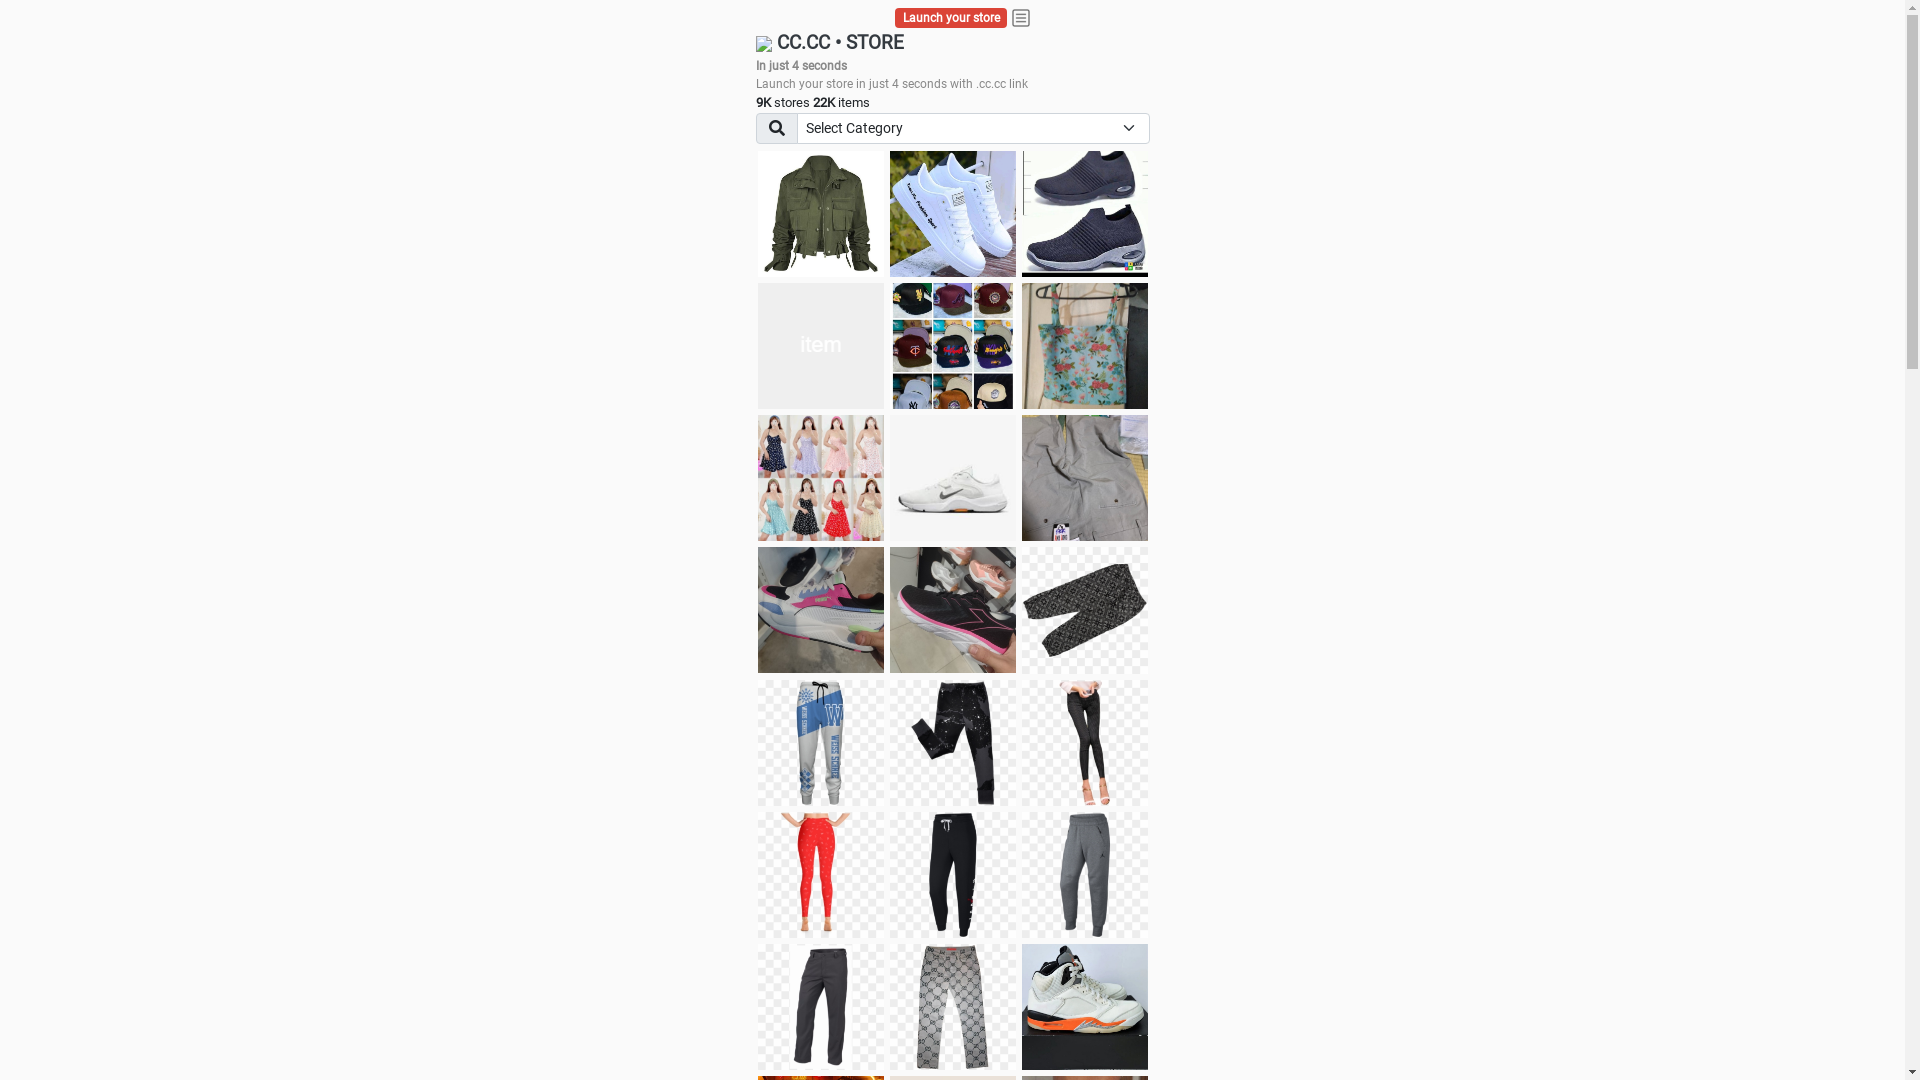 The width and height of the screenshot is (1920, 1080). What do you see at coordinates (952, 608) in the screenshot?
I see `'Zapatillas'` at bounding box center [952, 608].